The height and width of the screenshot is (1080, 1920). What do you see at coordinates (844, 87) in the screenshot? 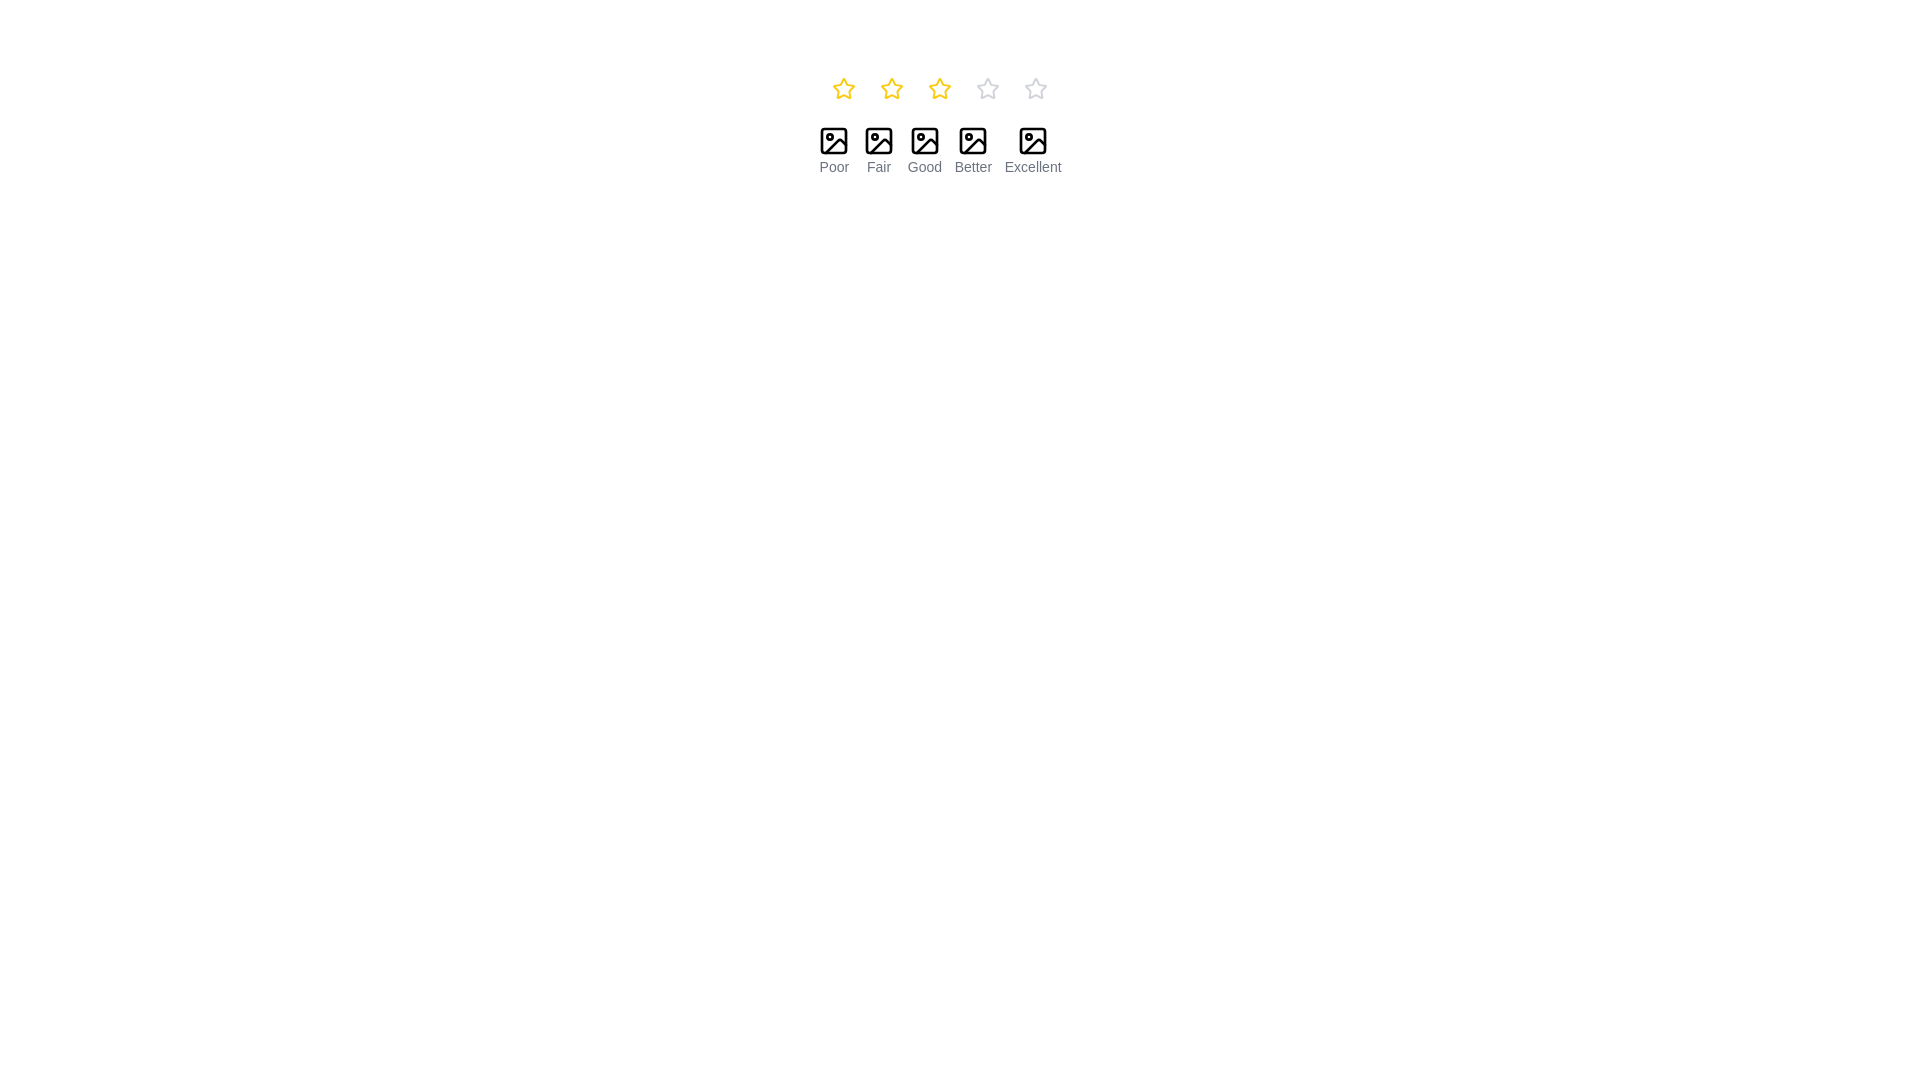
I see `the second star icon from the left in the rating row` at bounding box center [844, 87].